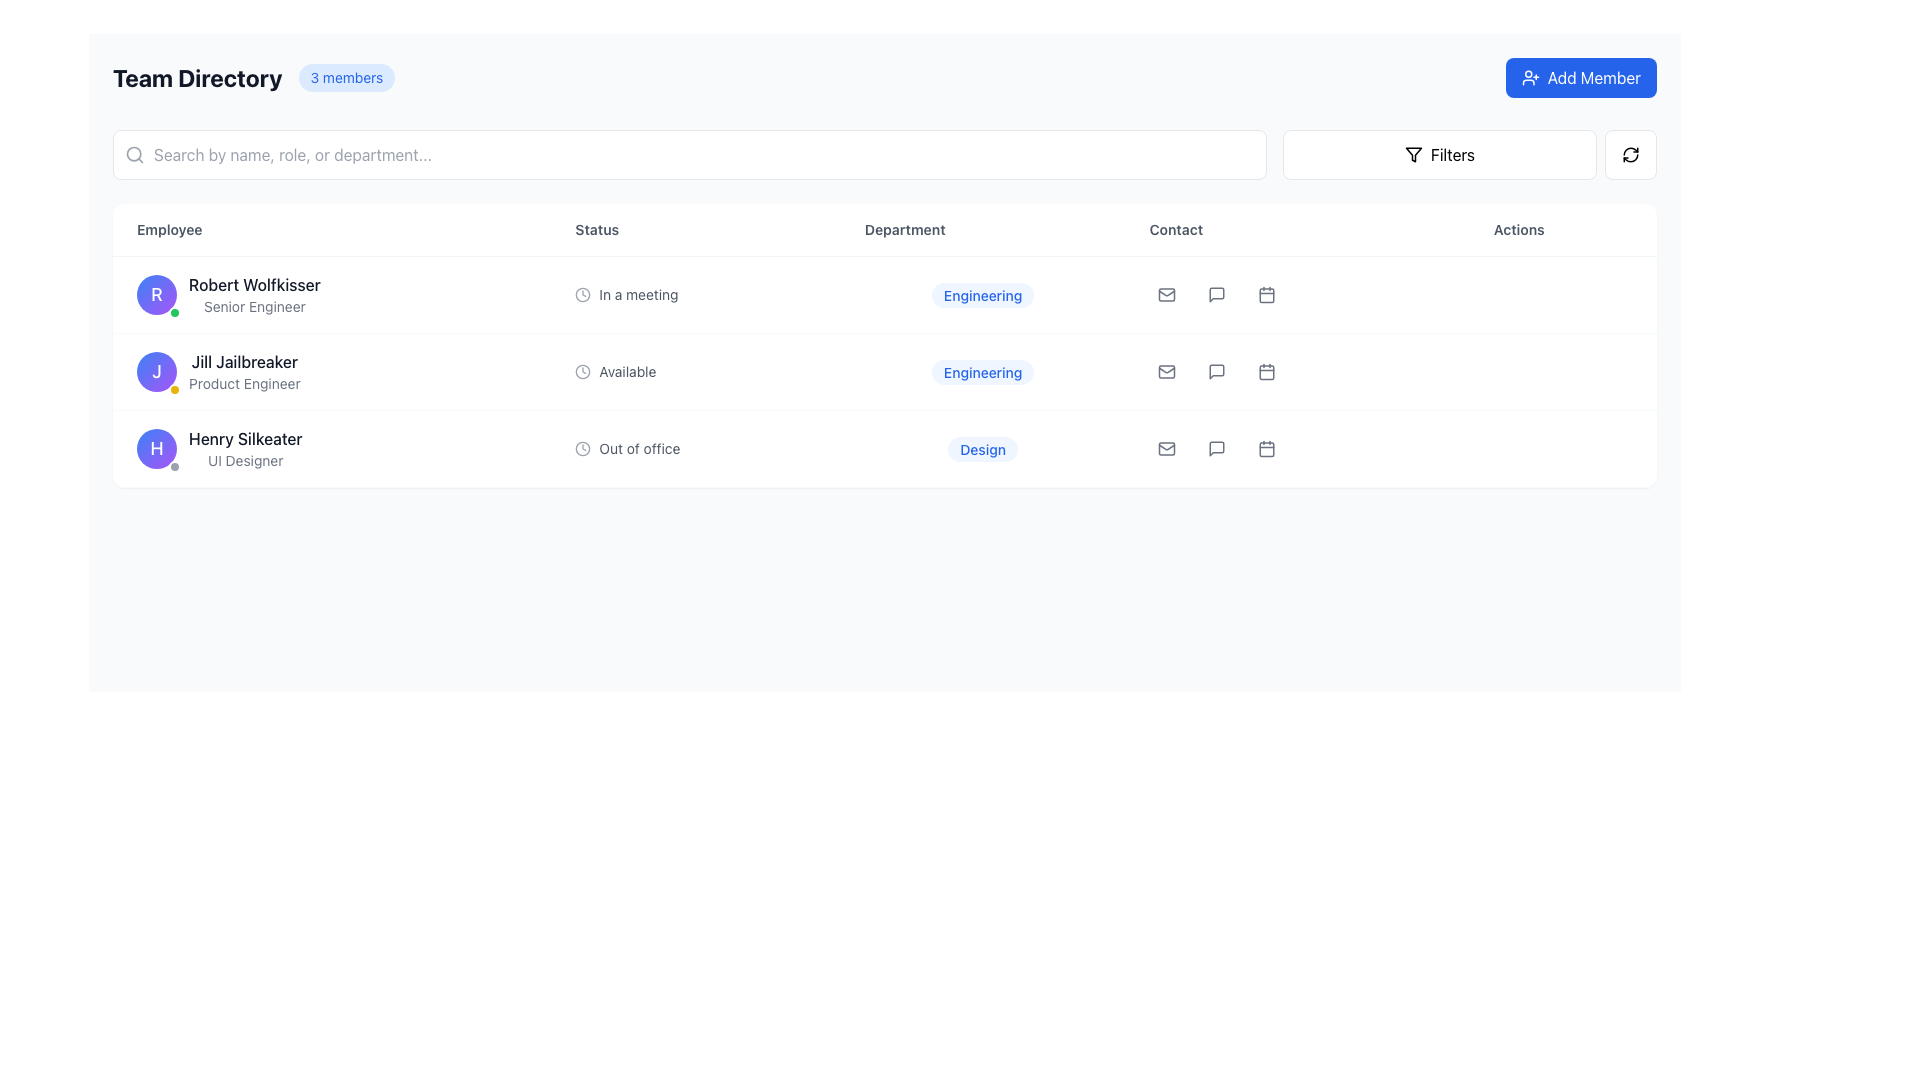 This screenshot has width=1920, height=1080. What do you see at coordinates (174, 389) in the screenshot?
I see `the small yellow circular indicator with a white border located at the bottom-right part of the avatar displaying 'J', adjacent to the second user's details row` at bounding box center [174, 389].